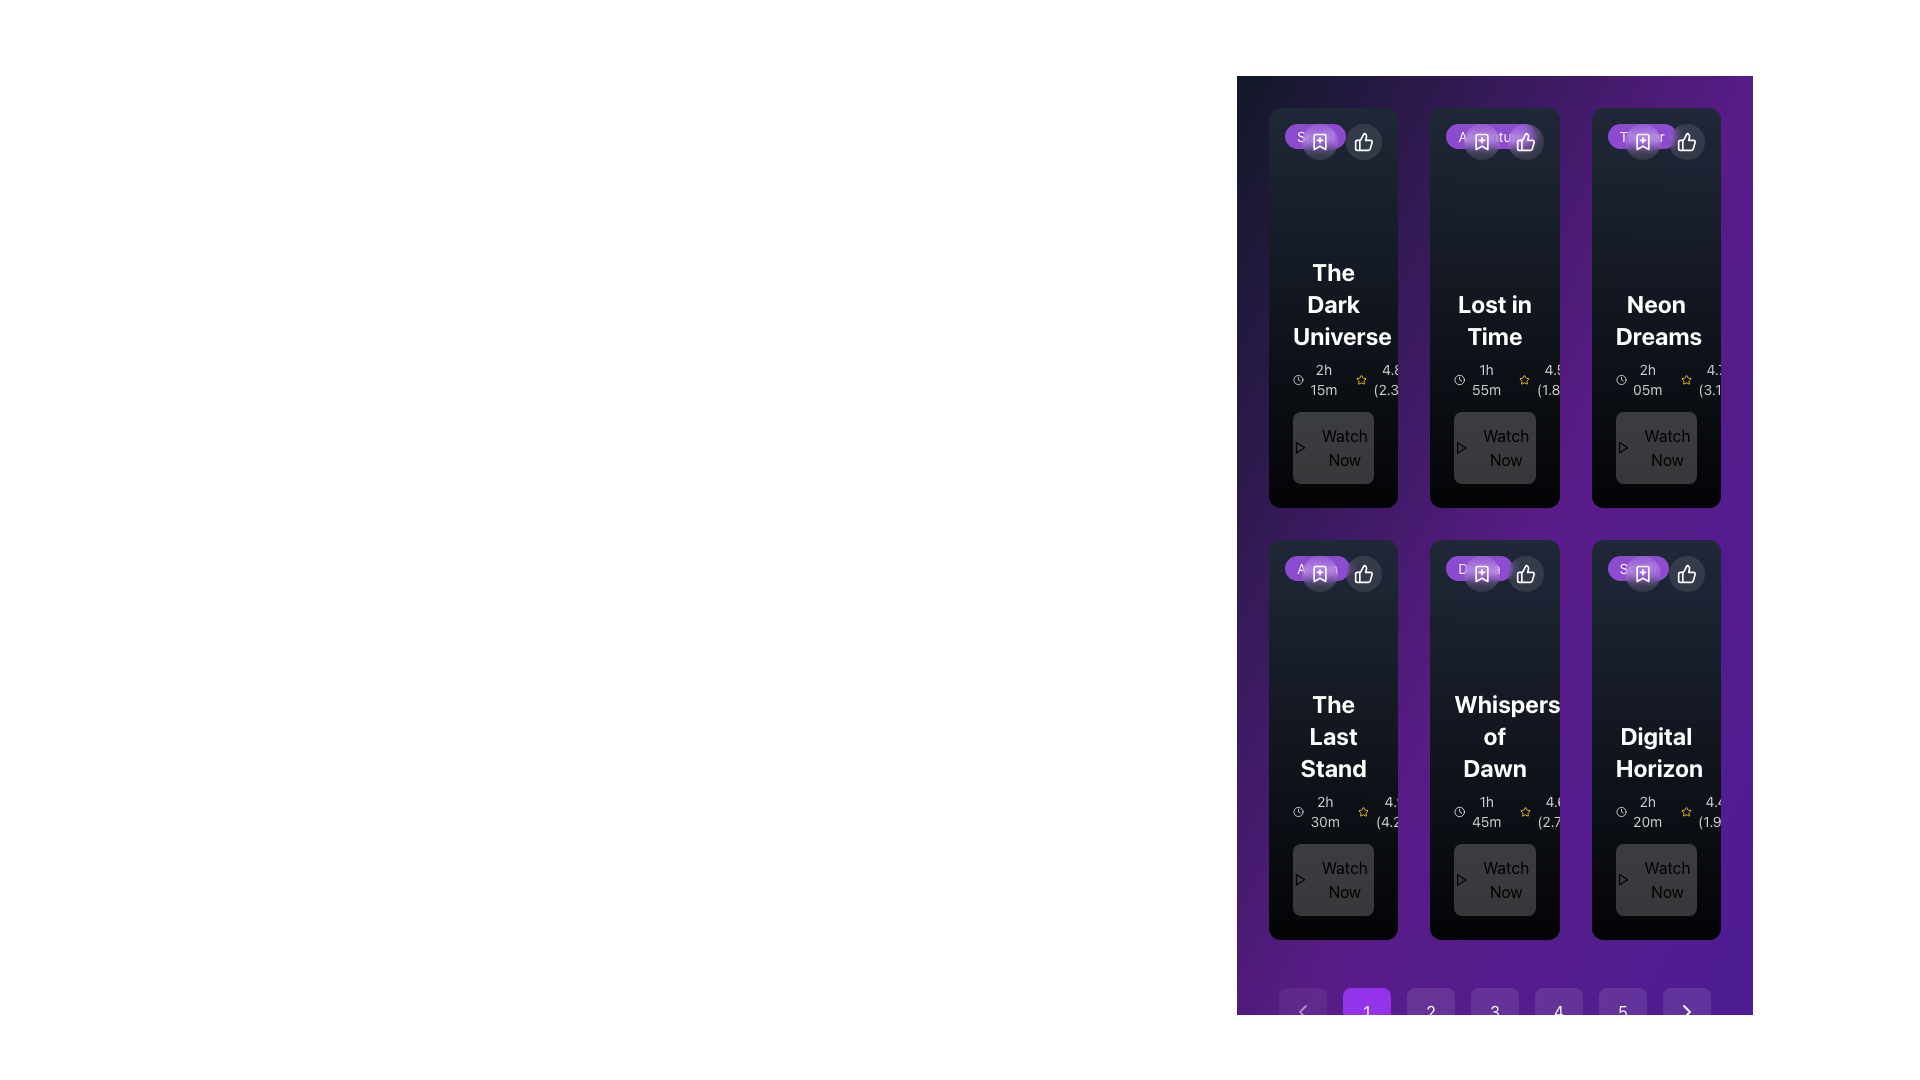 This screenshot has width=1920, height=1080. I want to click on the call-to-action button located at the bottom center of the second card from the left on the top row of the grid layout to initiate streaming, so click(1506, 446).